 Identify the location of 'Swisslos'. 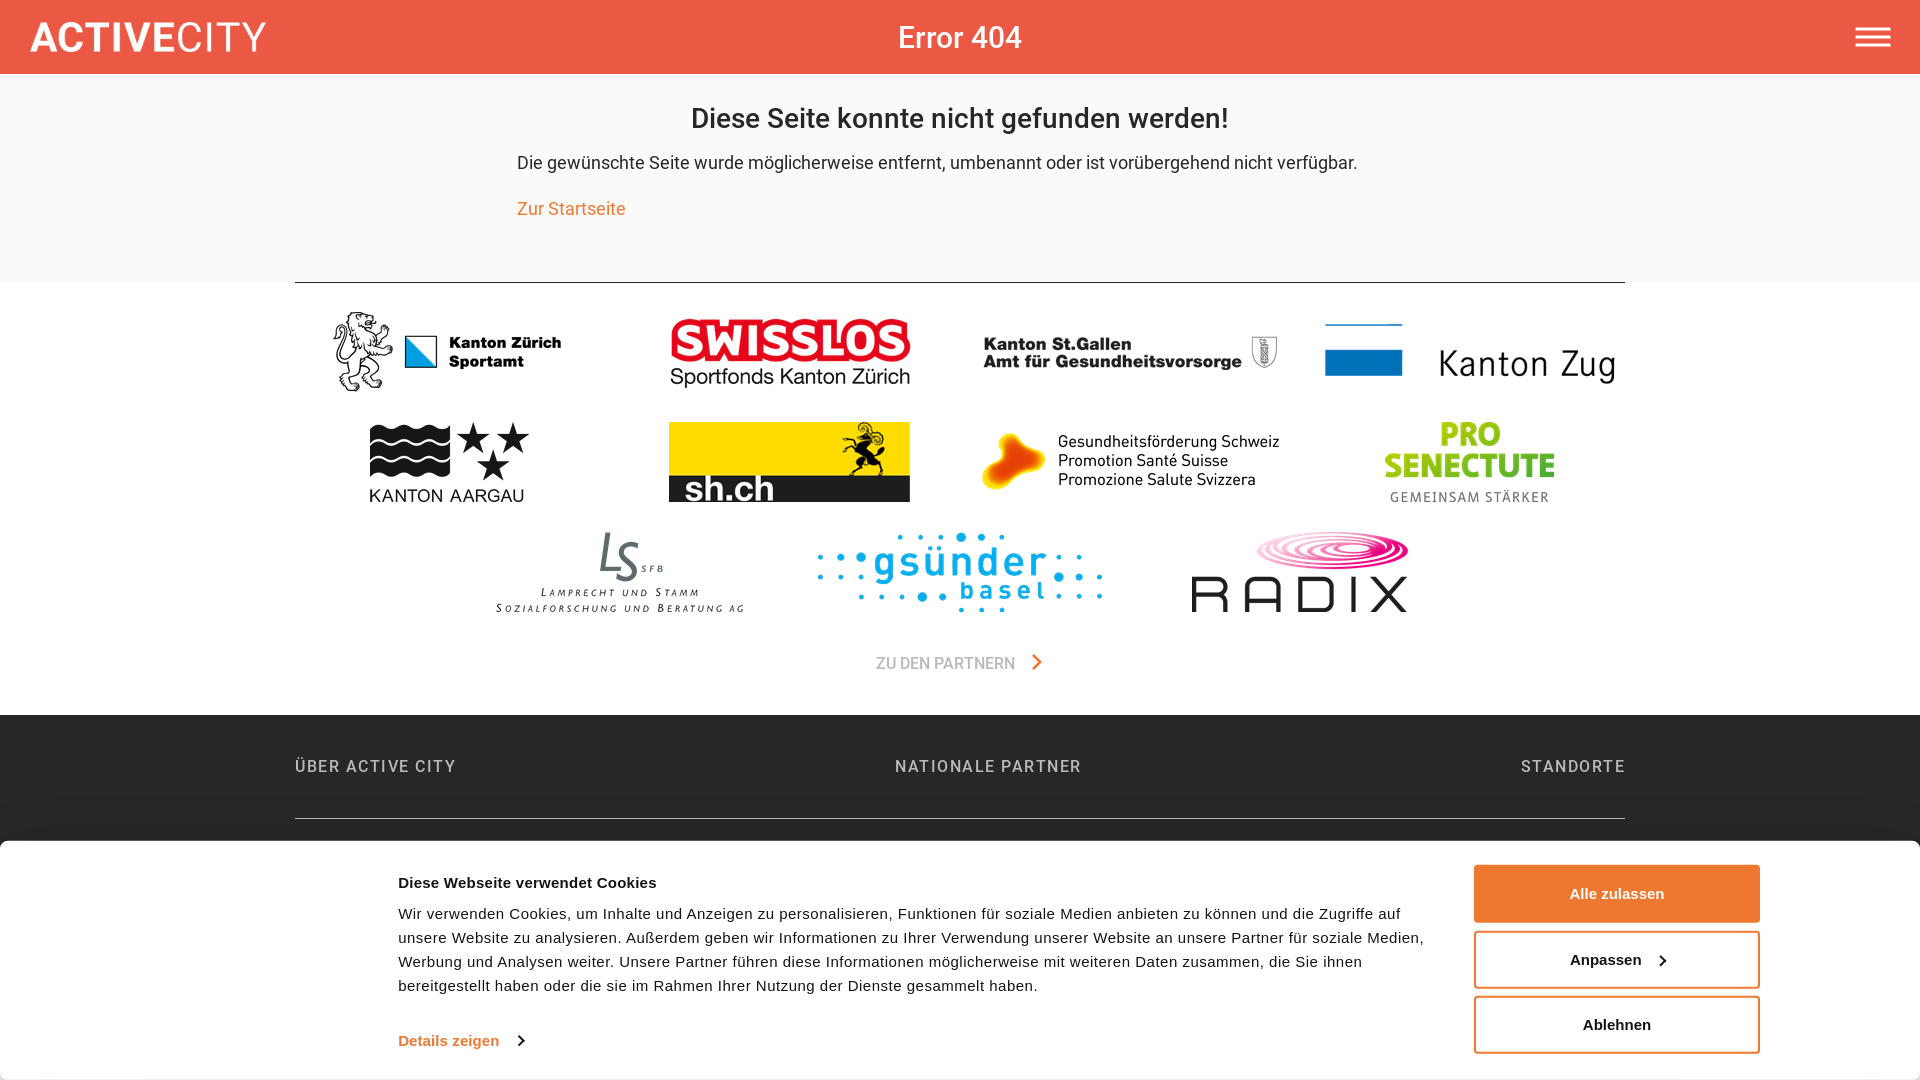
(789, 350).